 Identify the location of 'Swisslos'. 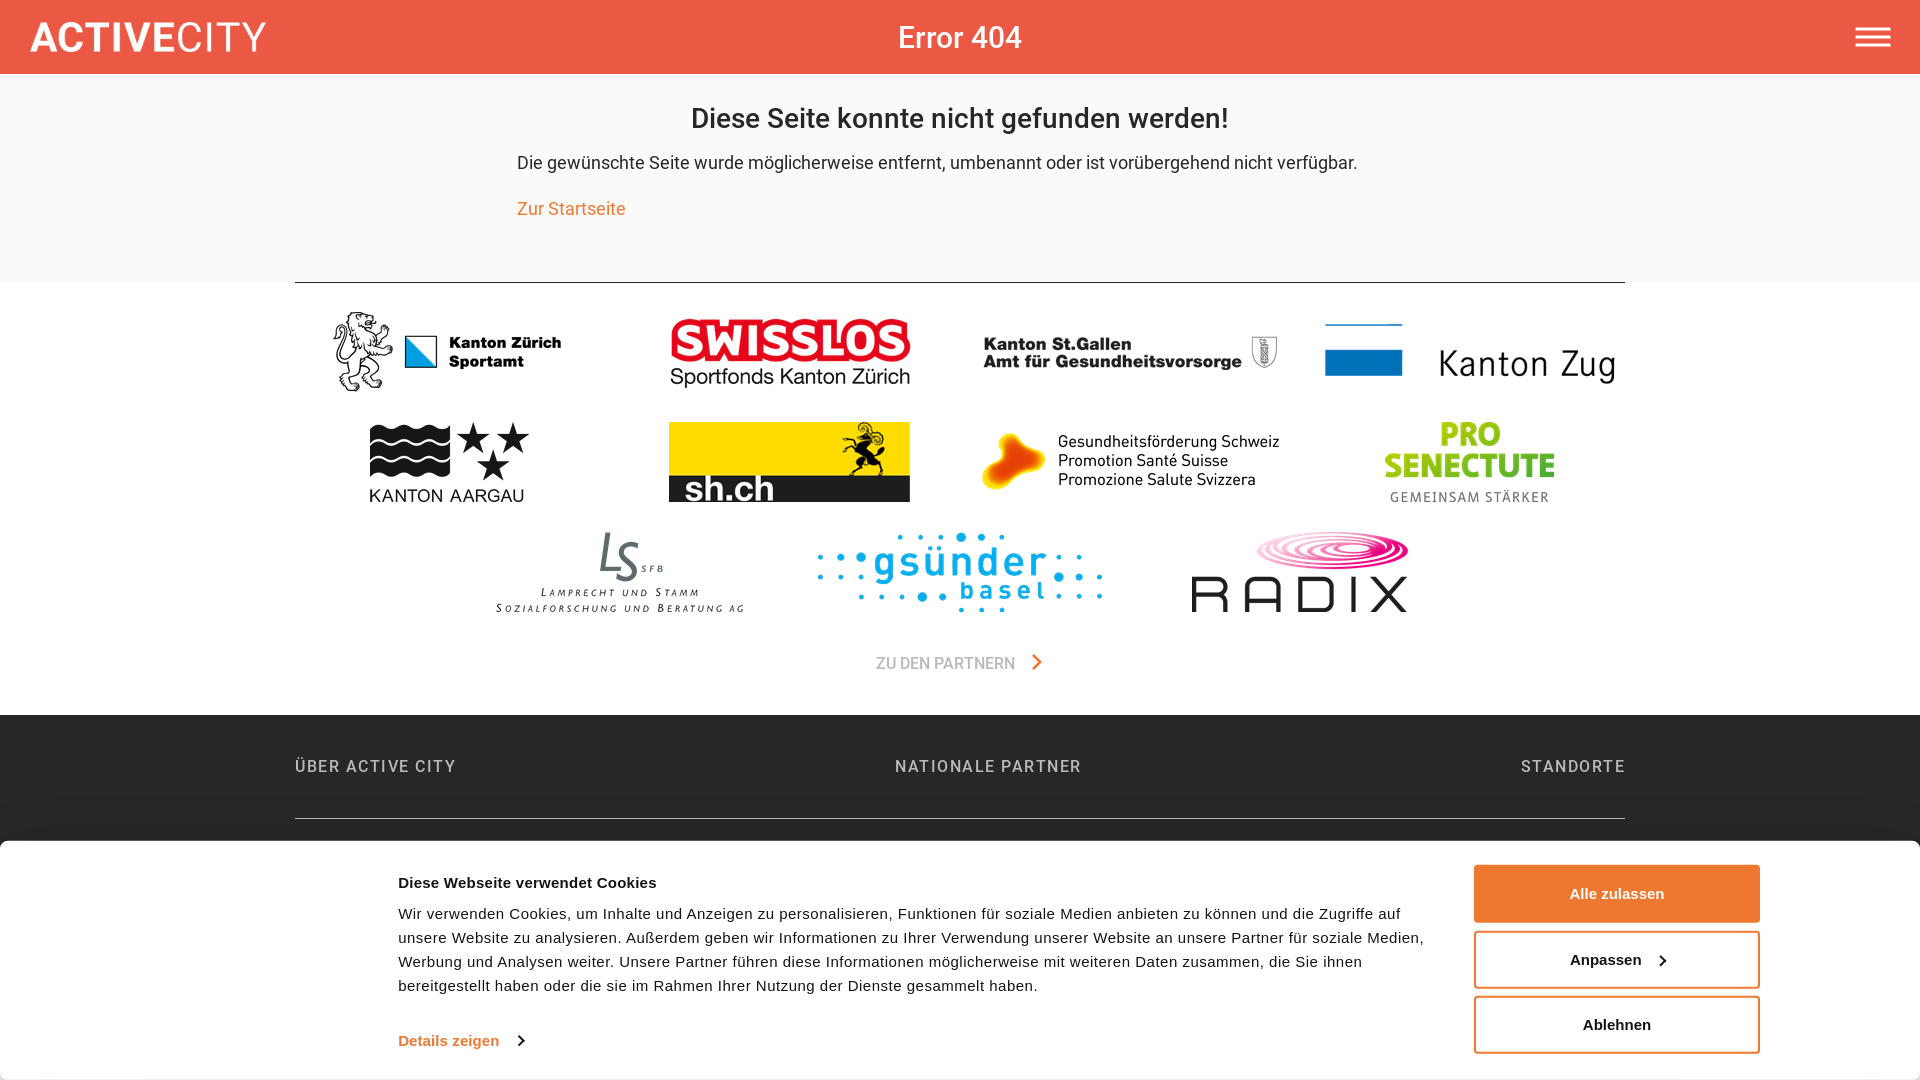
(789, 350).